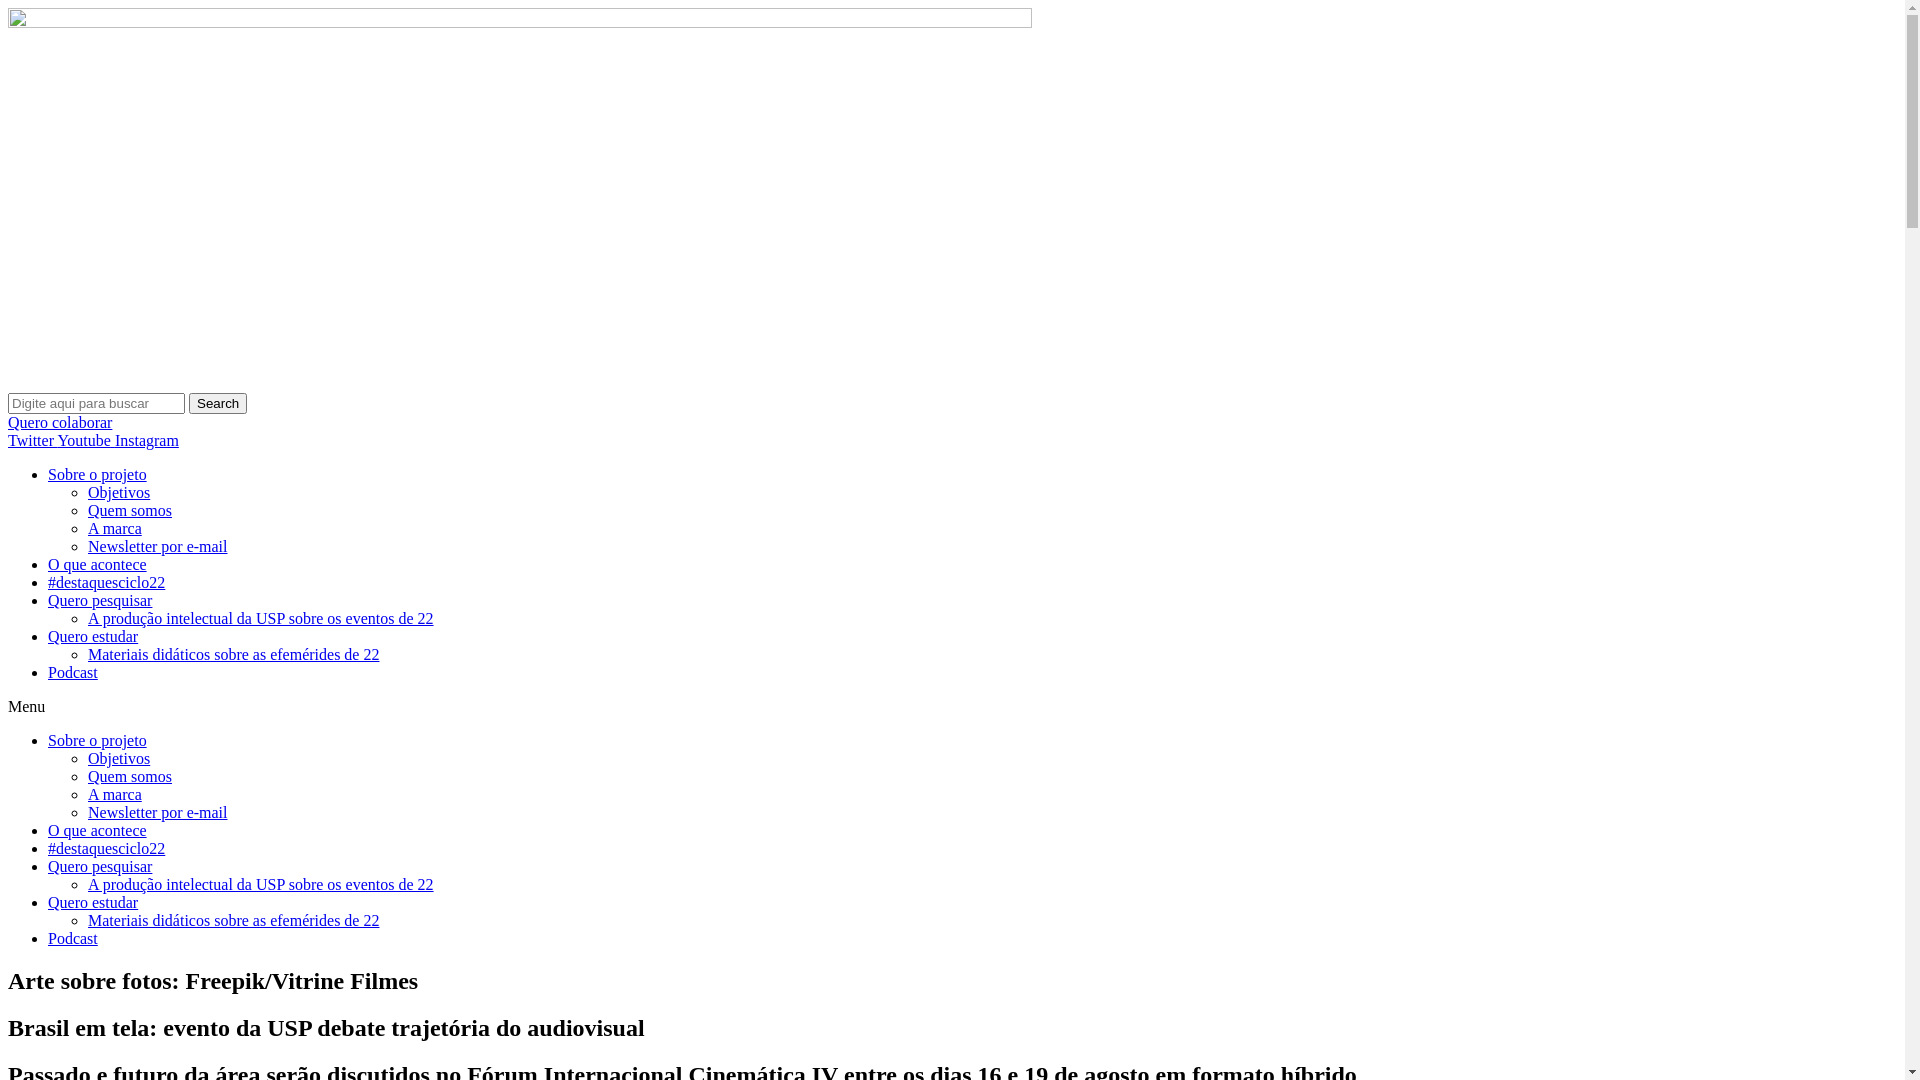  I want to click on 'Podcast', so click(48, 672).